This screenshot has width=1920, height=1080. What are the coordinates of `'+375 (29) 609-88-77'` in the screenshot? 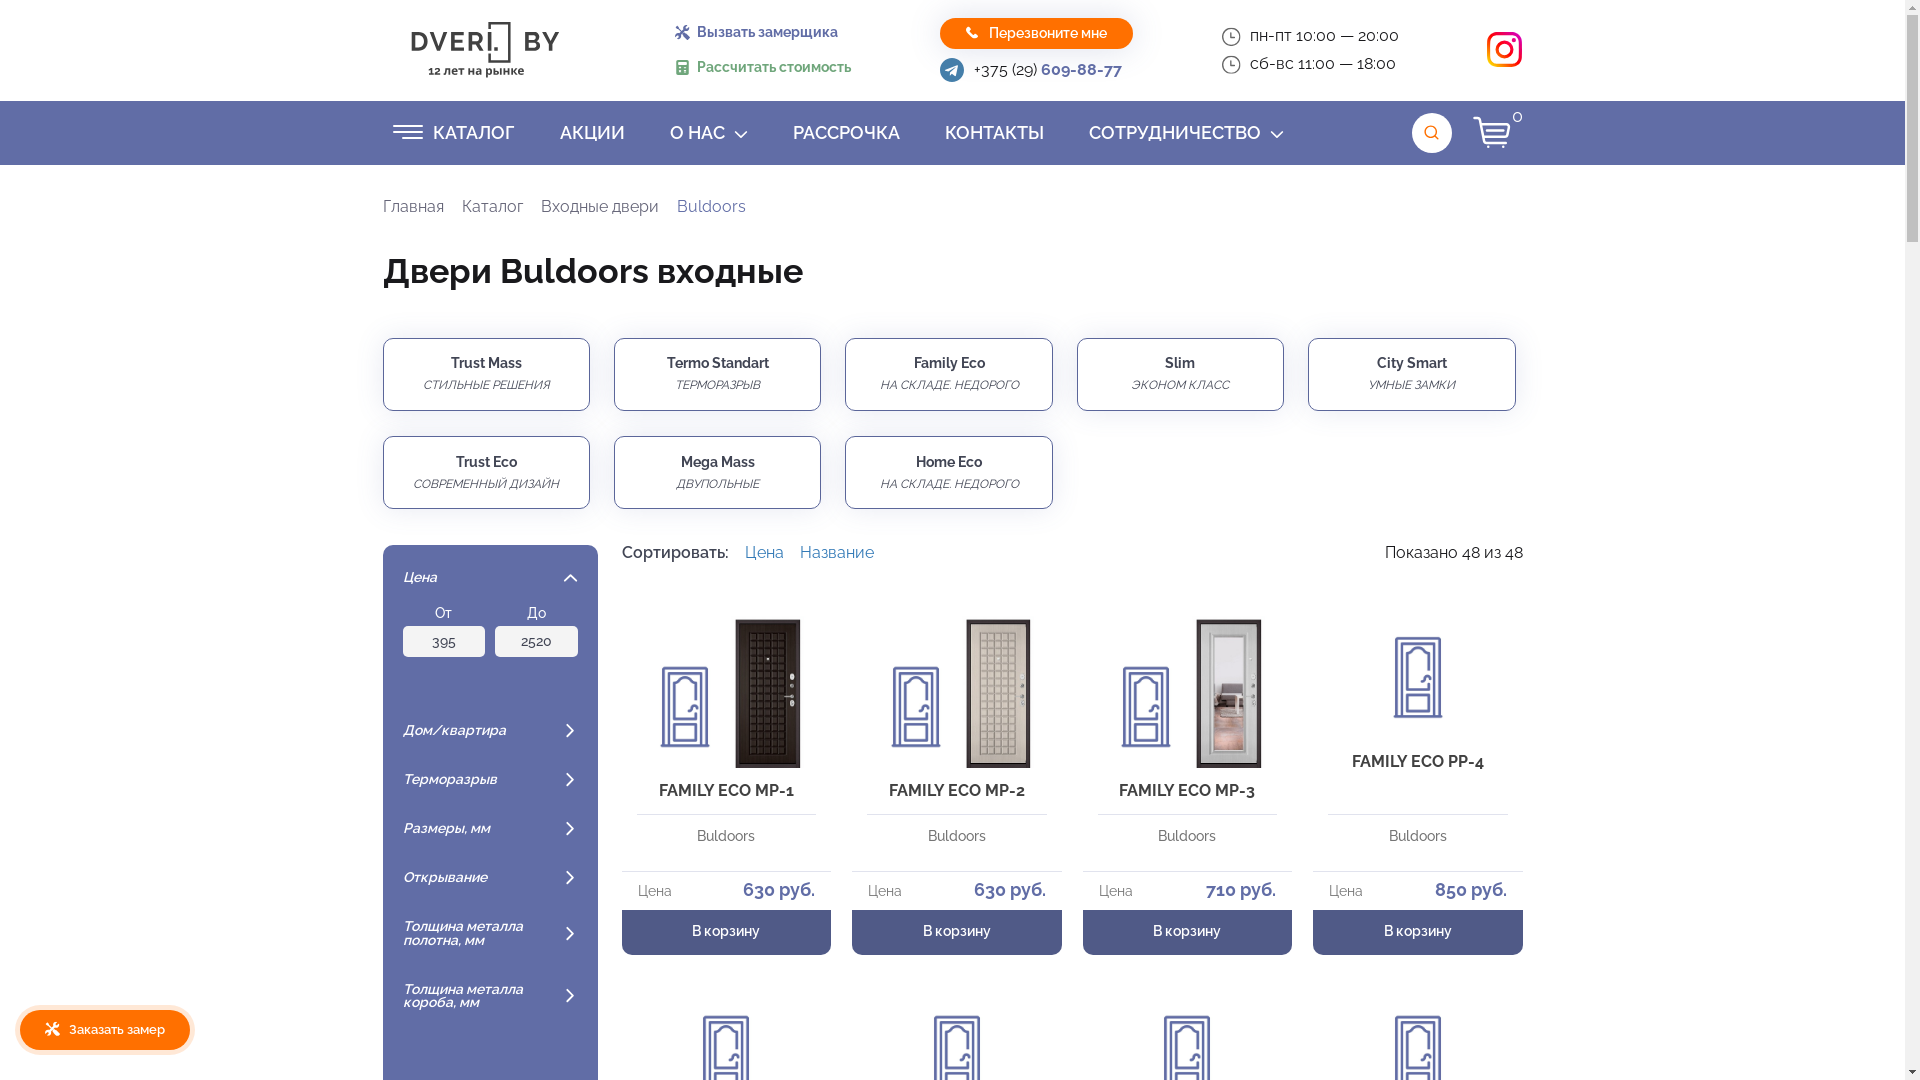 It's located at (1046, 68).